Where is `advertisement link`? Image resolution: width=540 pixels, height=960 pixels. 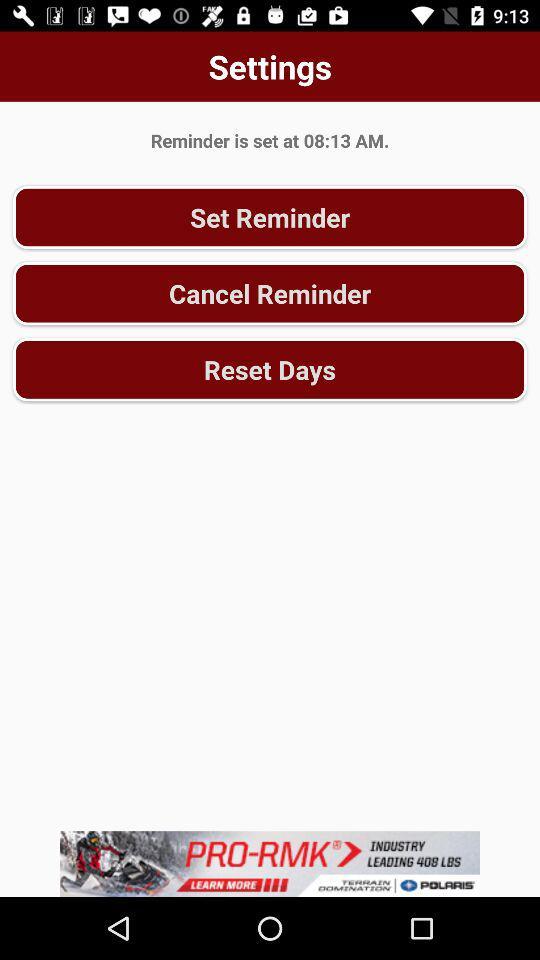
advertisement link is located at coordinates (270, 863).